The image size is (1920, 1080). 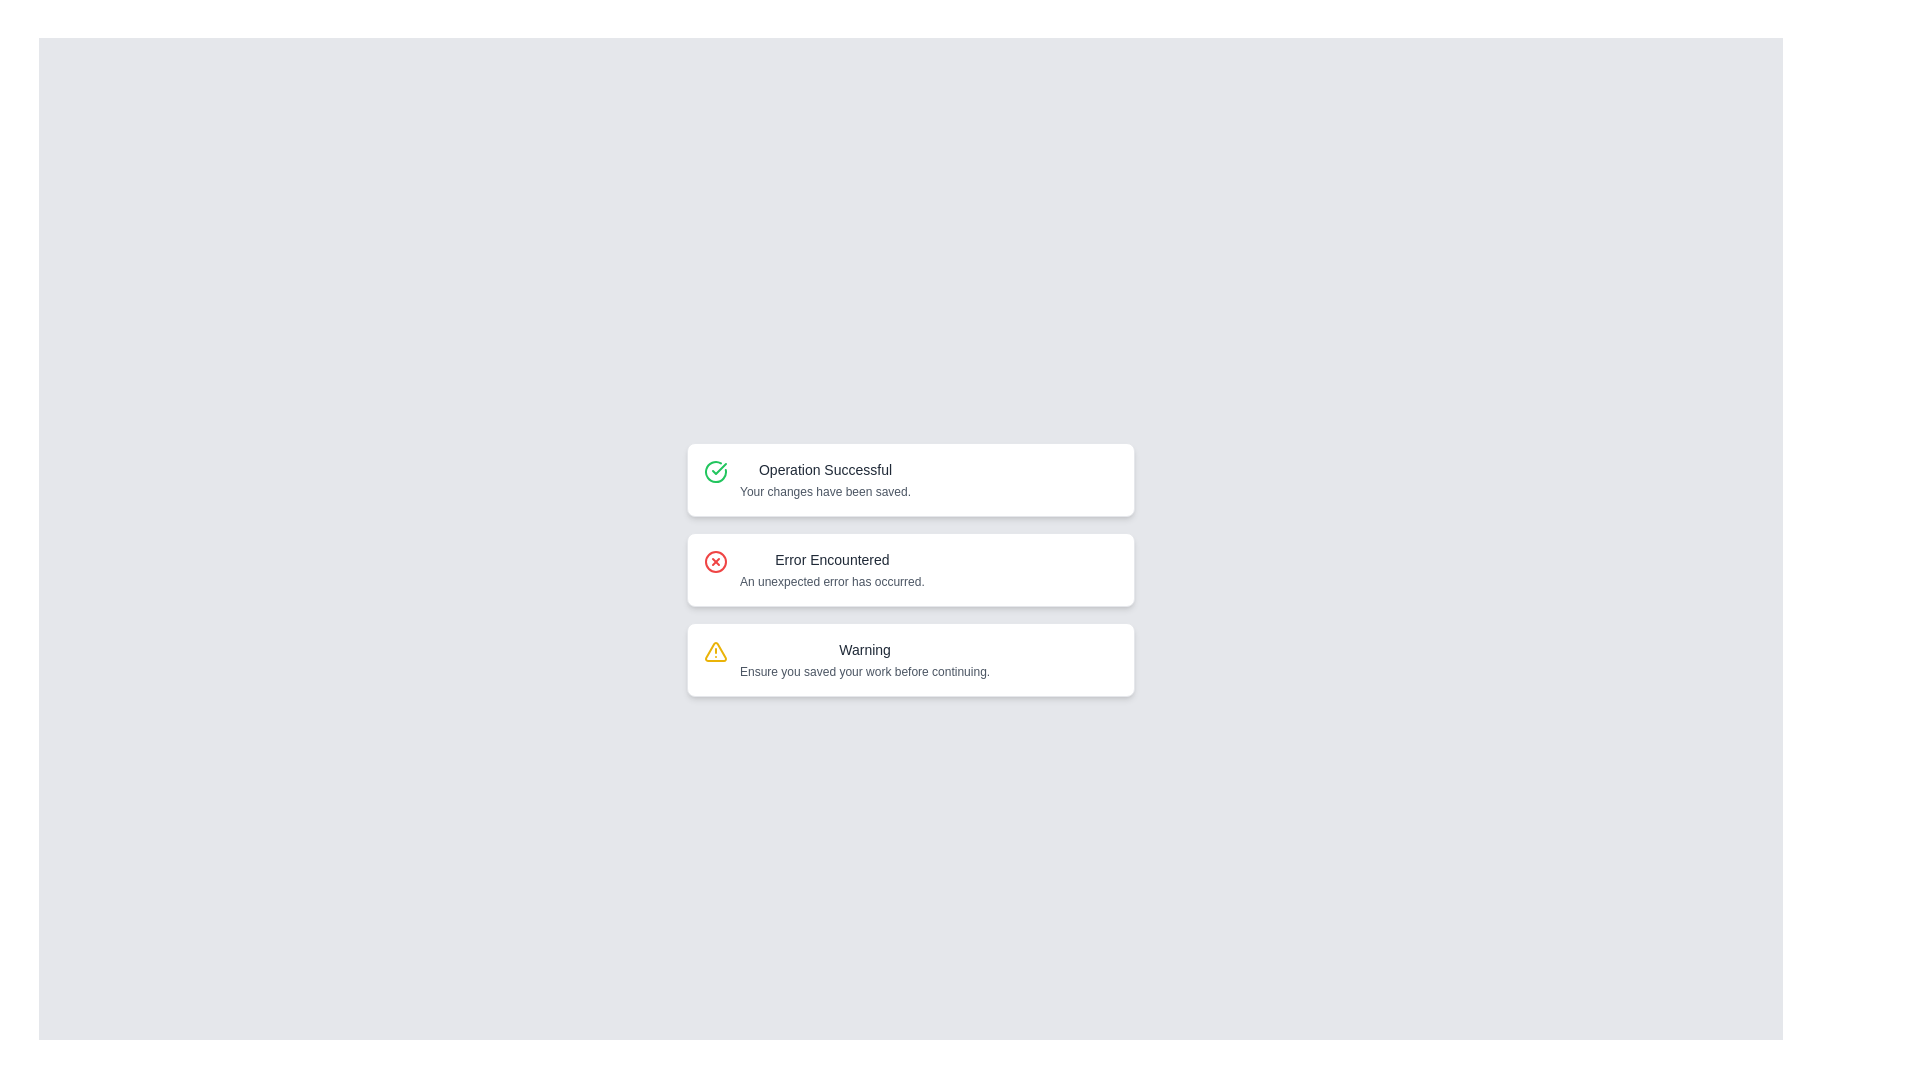 I want to click on the success icon in the 'Operation Successful' card at the top of the vertical list of cards, so click(x=715, y=471).